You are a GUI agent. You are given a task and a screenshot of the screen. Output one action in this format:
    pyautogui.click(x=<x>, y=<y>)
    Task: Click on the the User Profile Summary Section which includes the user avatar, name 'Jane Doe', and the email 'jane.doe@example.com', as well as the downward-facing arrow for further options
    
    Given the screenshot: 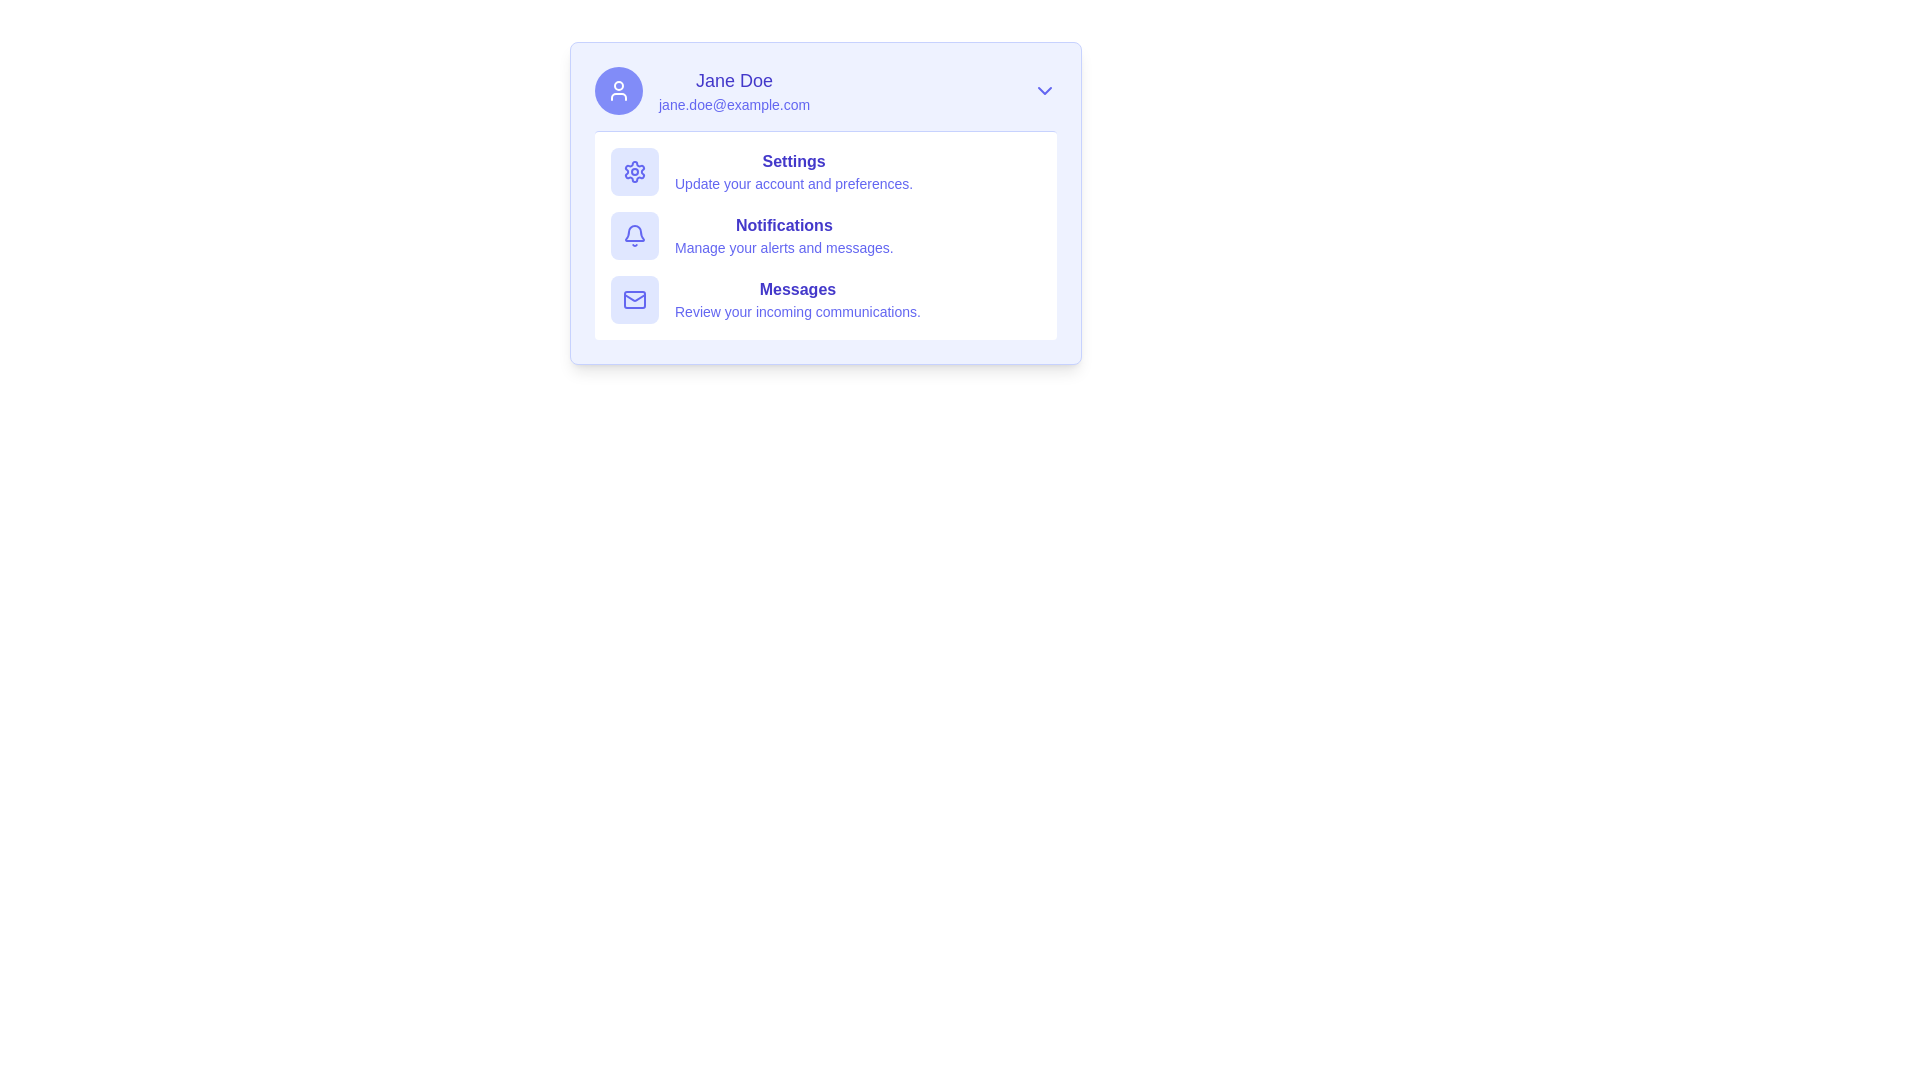 What is the action you would take?
    pyautogui.click(x=825, y=91)
    